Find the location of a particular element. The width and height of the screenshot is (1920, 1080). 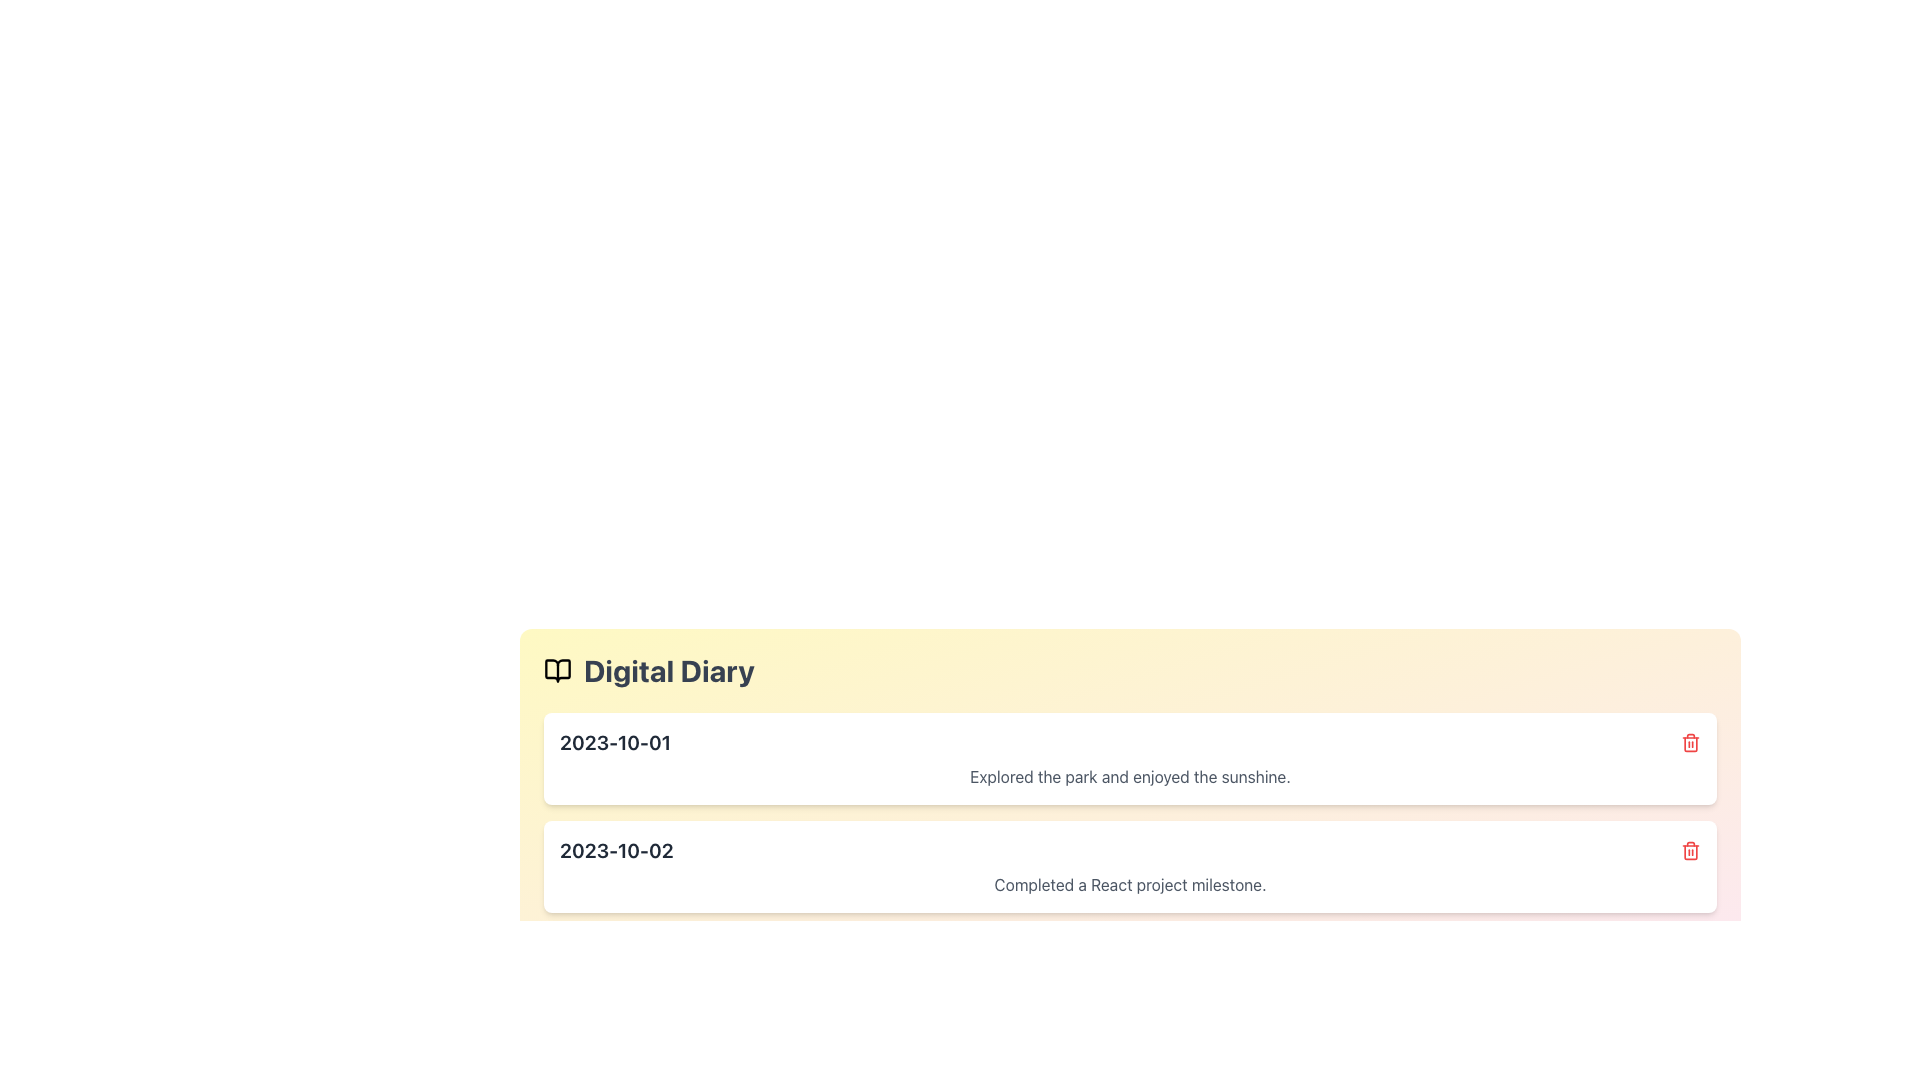

the text label displaying '2023-10-01', which is styled with bold and large font and located at the top of the list under the 'Digital Diary' section is located at coordinates (614, 743).